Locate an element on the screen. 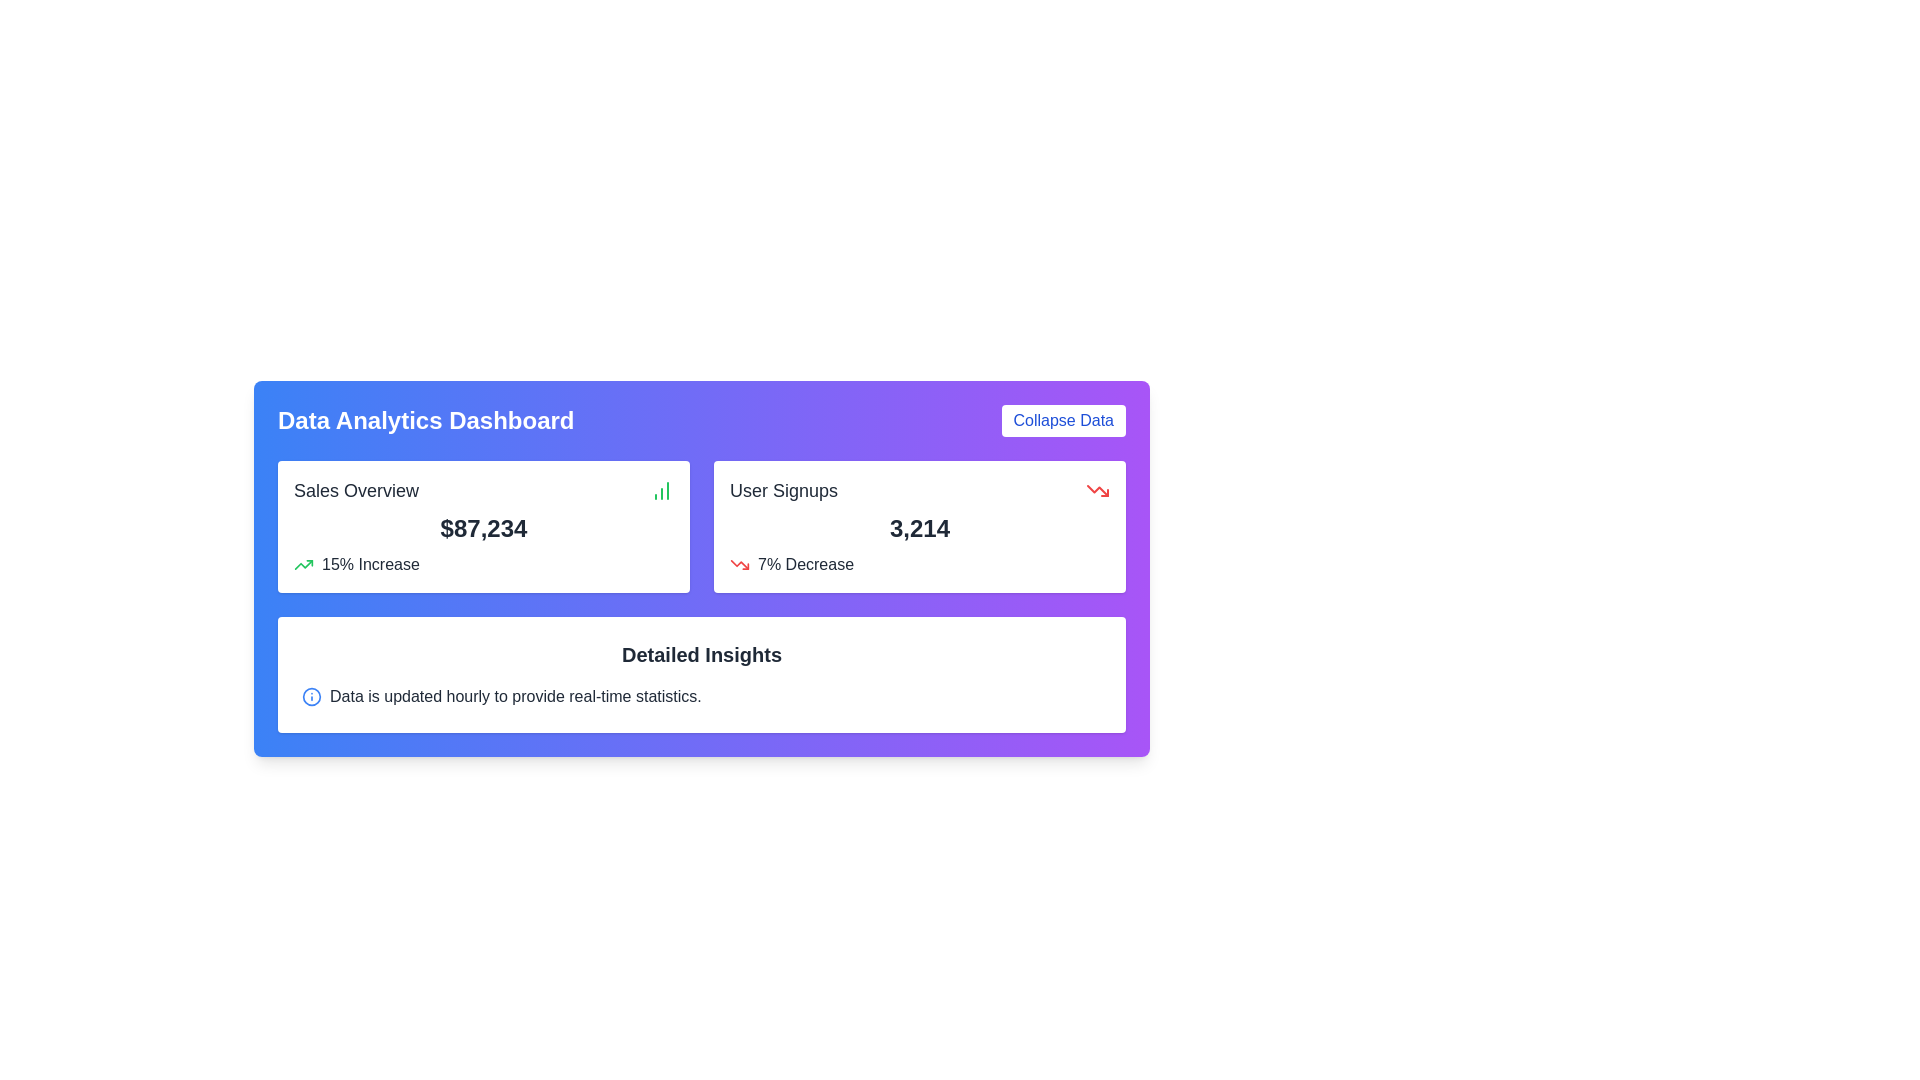  the red downward-trending arrow icon located in the 'User Signups' section, positioned to the far right of the '3,214' text is located at coordinates (1097, 490).